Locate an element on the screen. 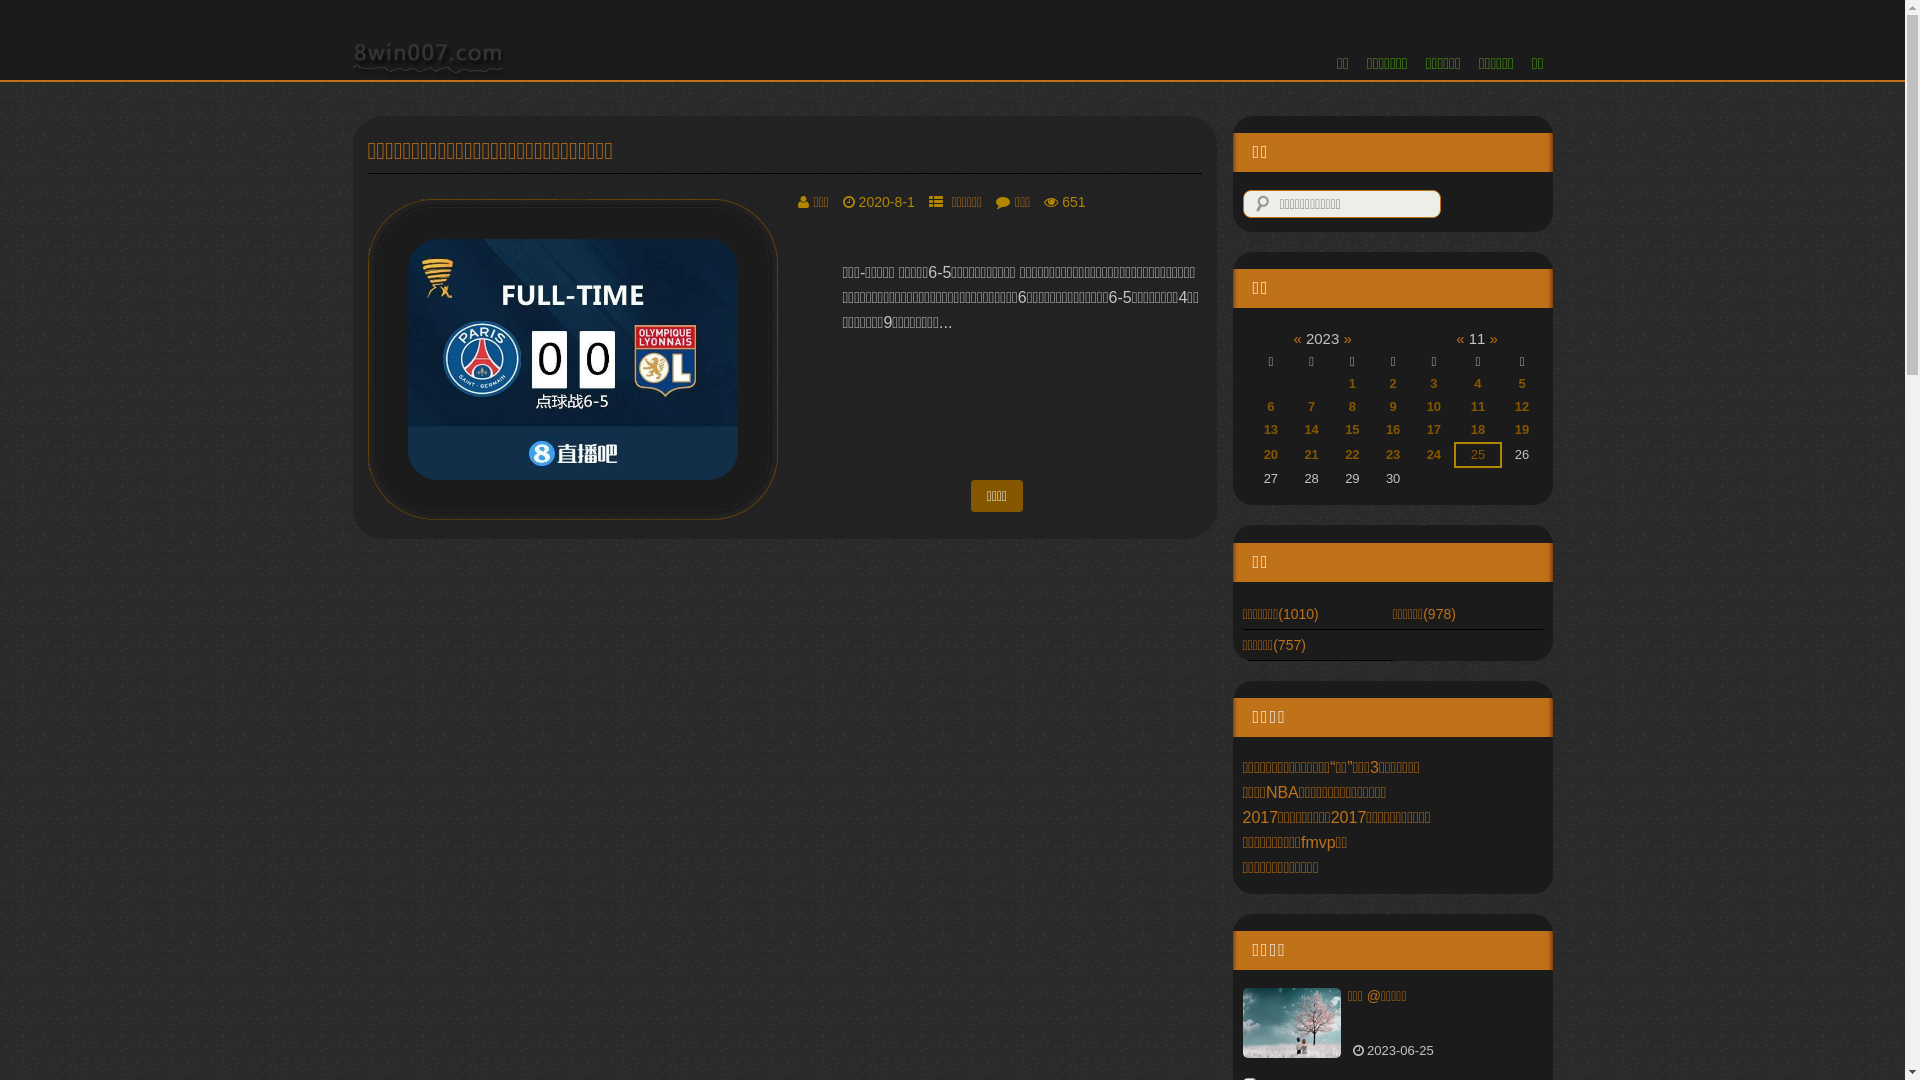 This screenshot has width=1920, height=1080. '15' is located at coordinates (1352, 428).